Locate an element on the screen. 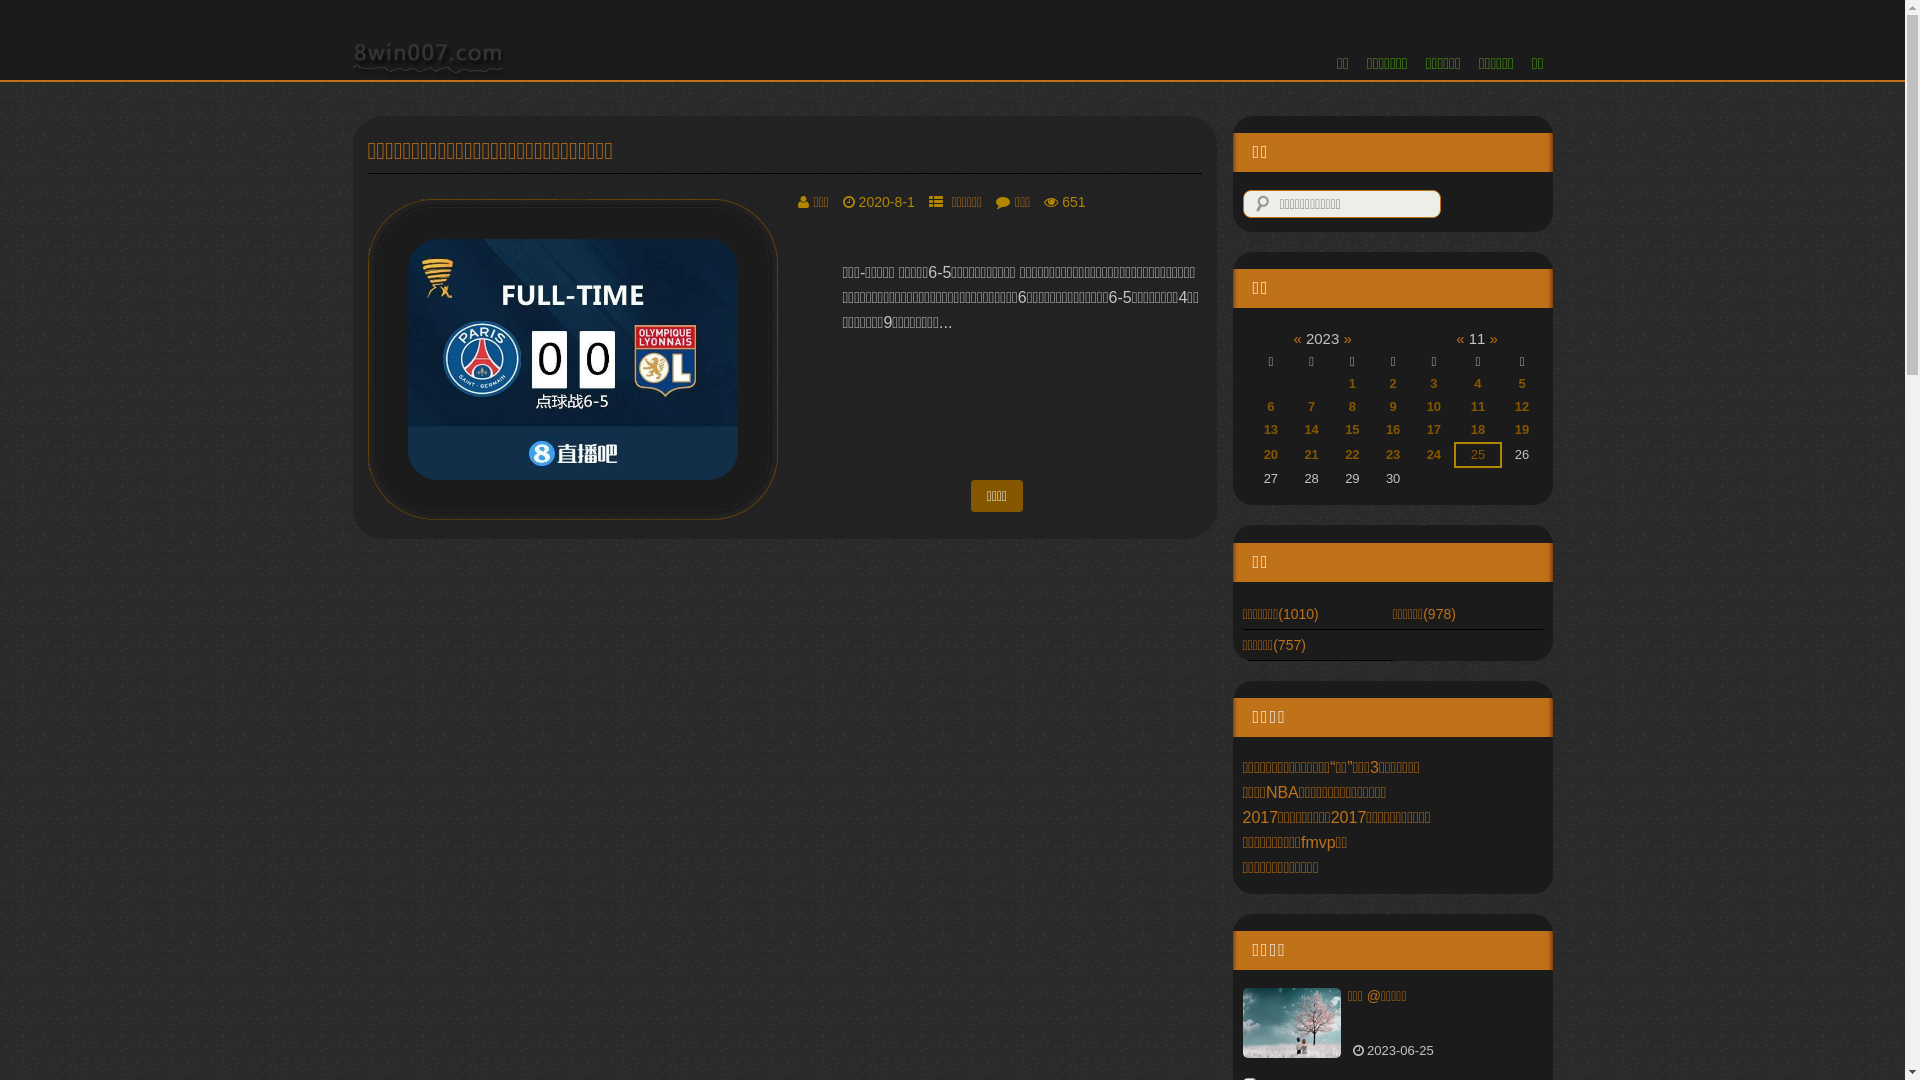 This screenshot has width=1920, height=1080. '15' is located at coordinates (1352, 428).